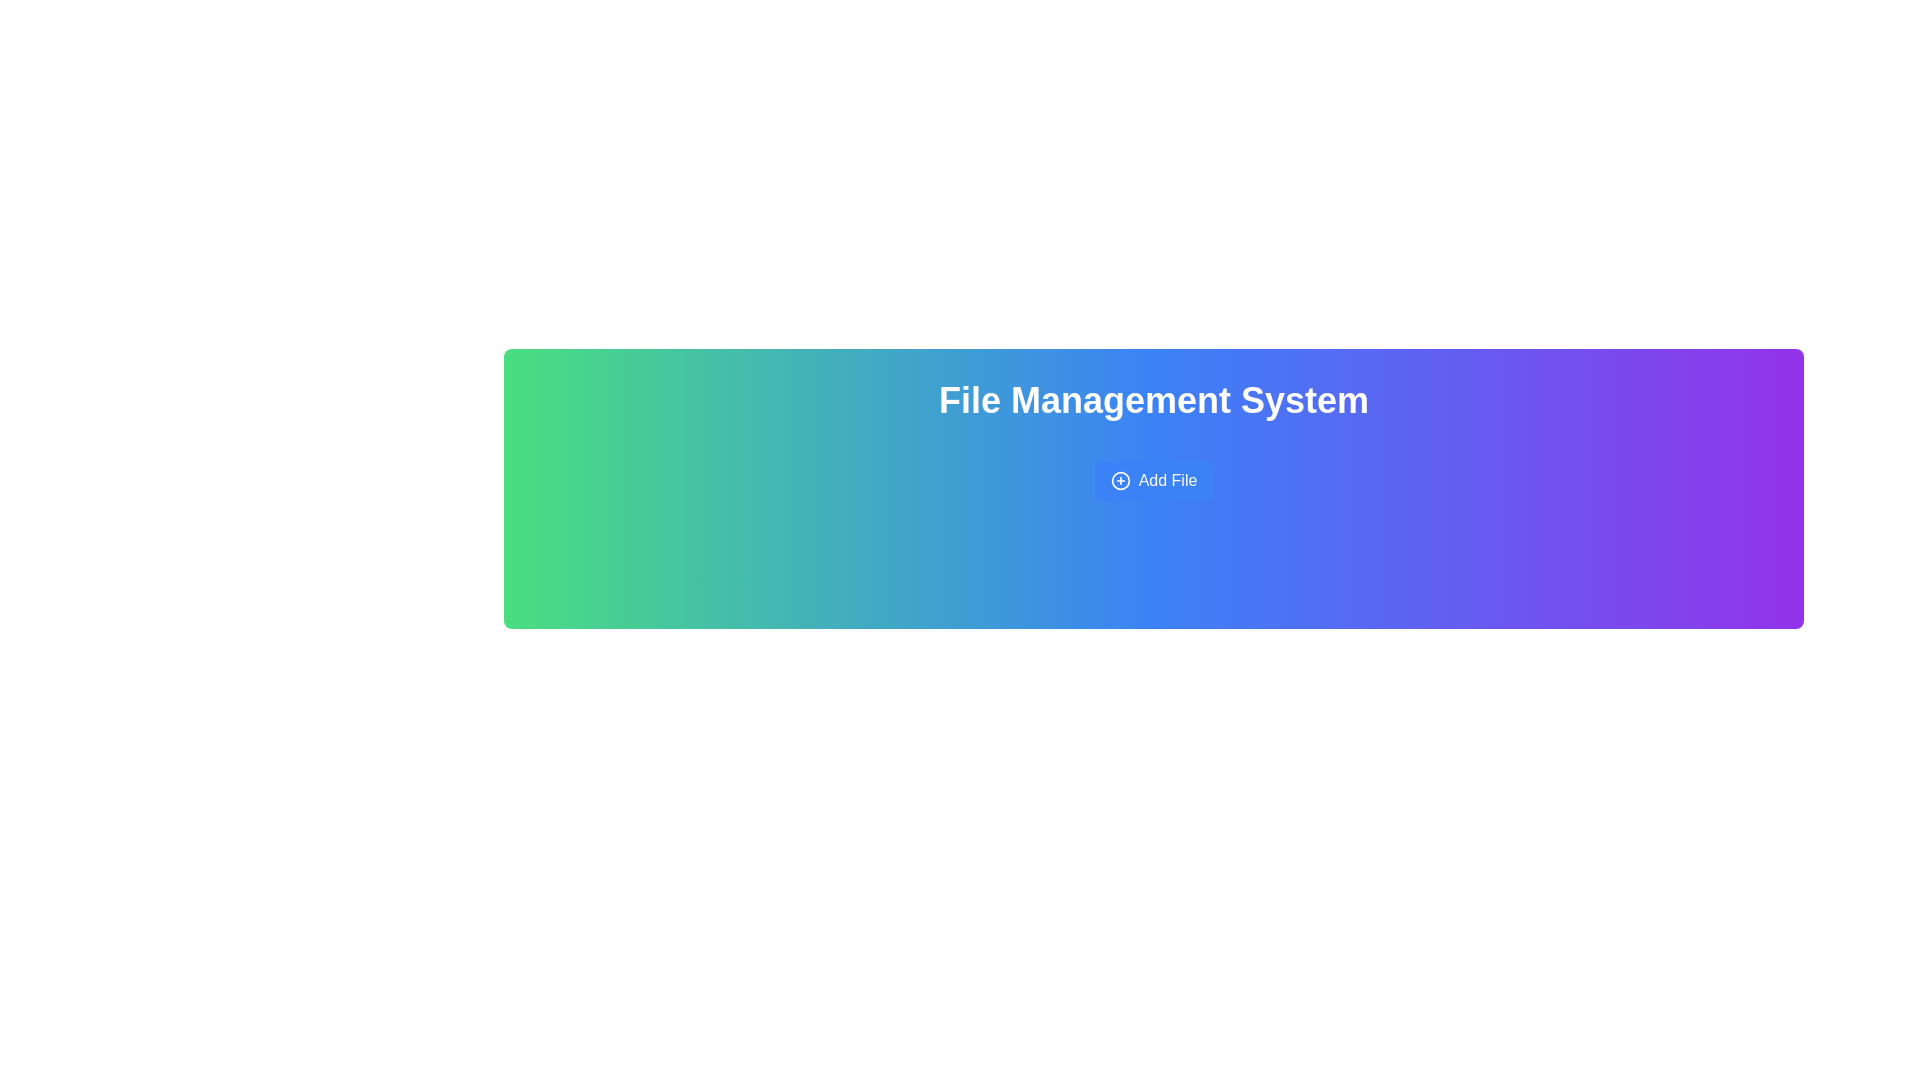  Describe the element at coordinates (1120, 481) in the screenshot. I see `the circular '+' icon located to the left of the 'Add File' text within the button, which is part of a blue rectangular section` at that location.